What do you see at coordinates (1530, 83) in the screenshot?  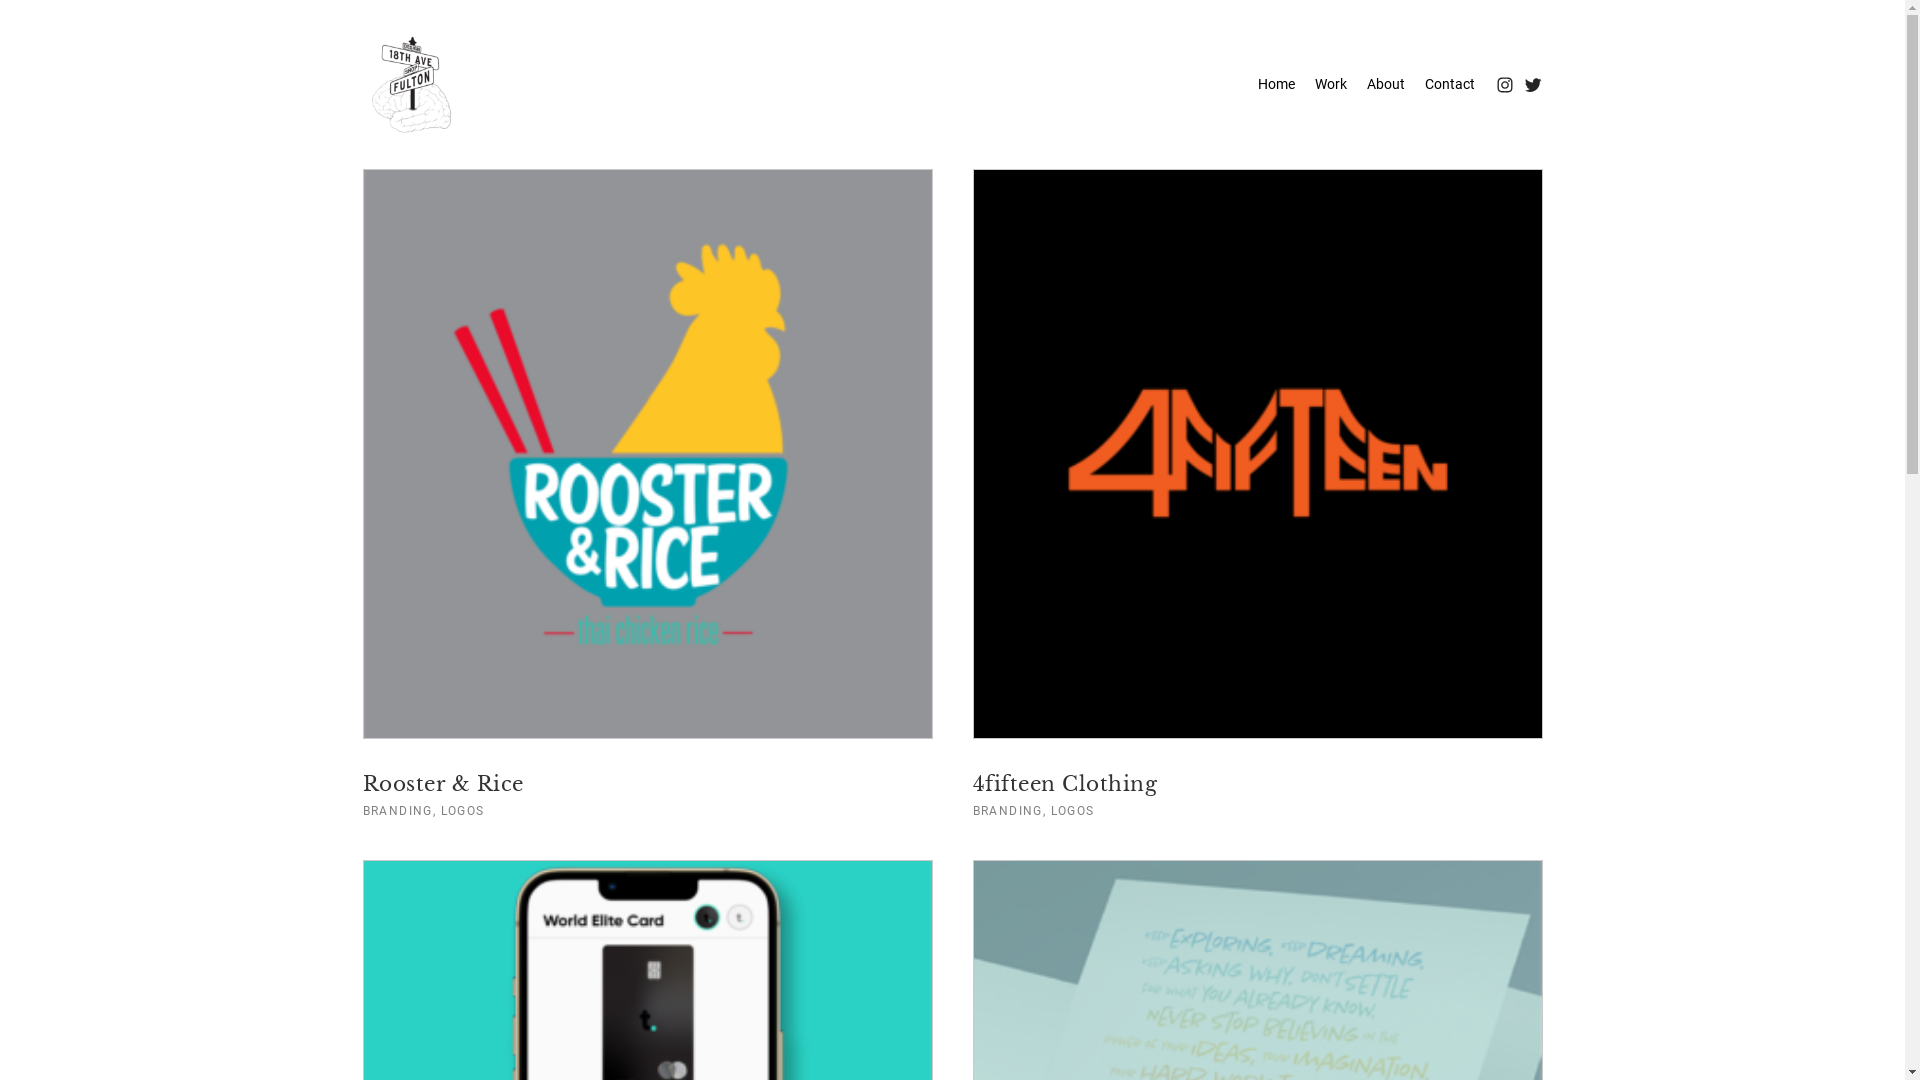 I see `'Twitter'` at bounding box center [1530, 83].